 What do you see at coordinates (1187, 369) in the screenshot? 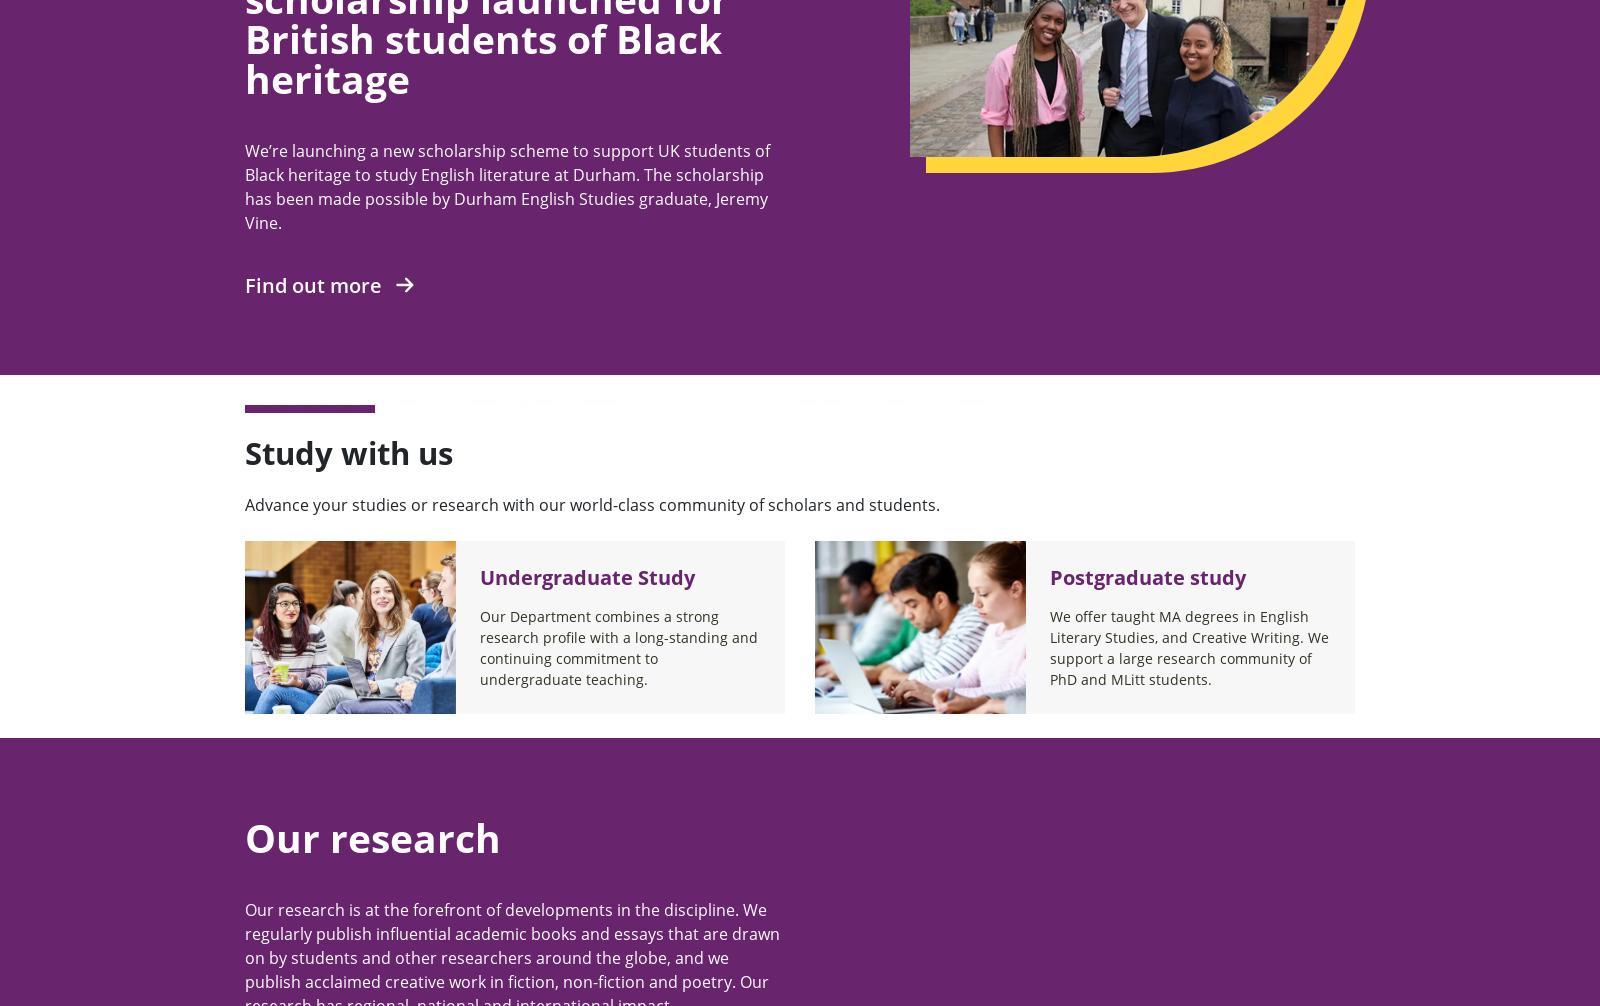
I see `'Cookie Policy'` at bounding box center [1187, 369].